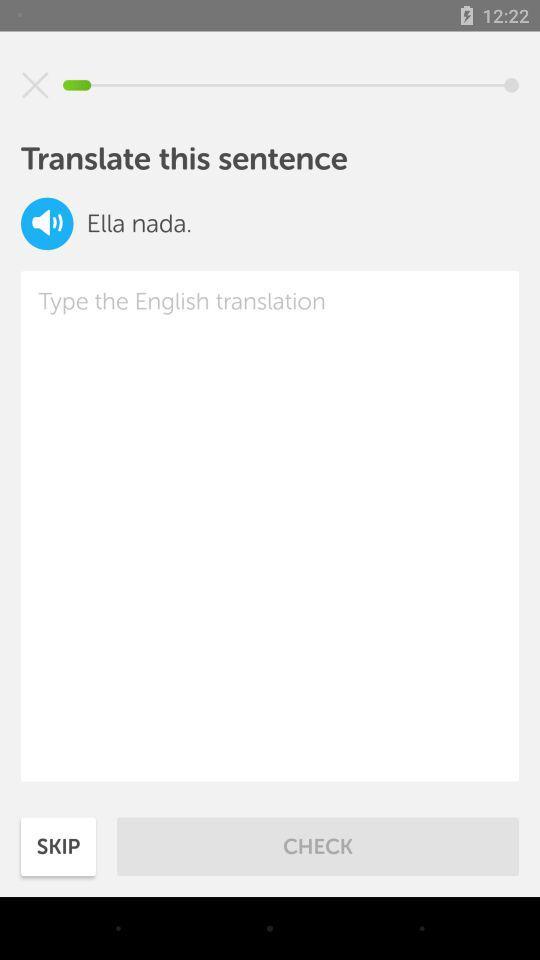 The height and width of the screenshot is (960, 540). What do you see at coordinates (47, 223) in the screenshot?
I see `the icon below translate this sentence item` at bounding box center [47, 223].